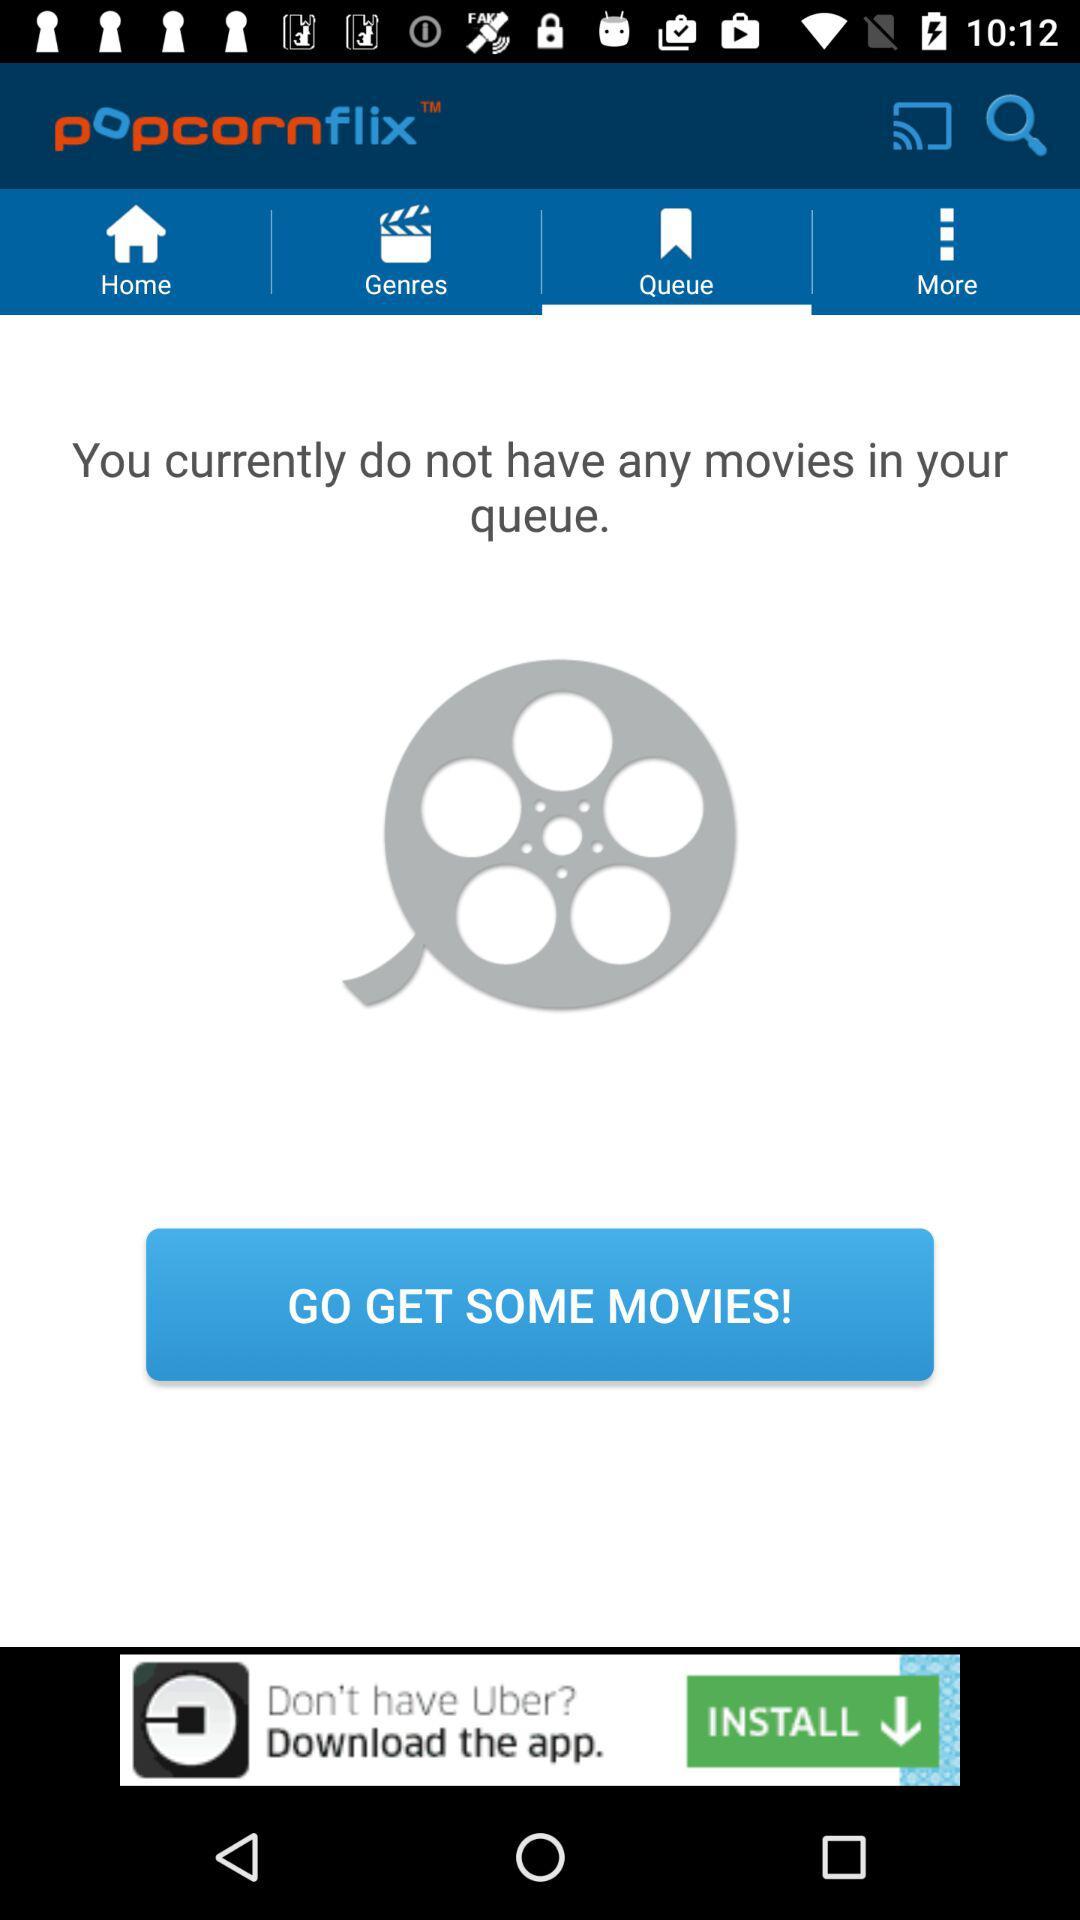  Describe the element at coordinates (540, 1719) in the screenshot. I see `open advertisement` at that location.